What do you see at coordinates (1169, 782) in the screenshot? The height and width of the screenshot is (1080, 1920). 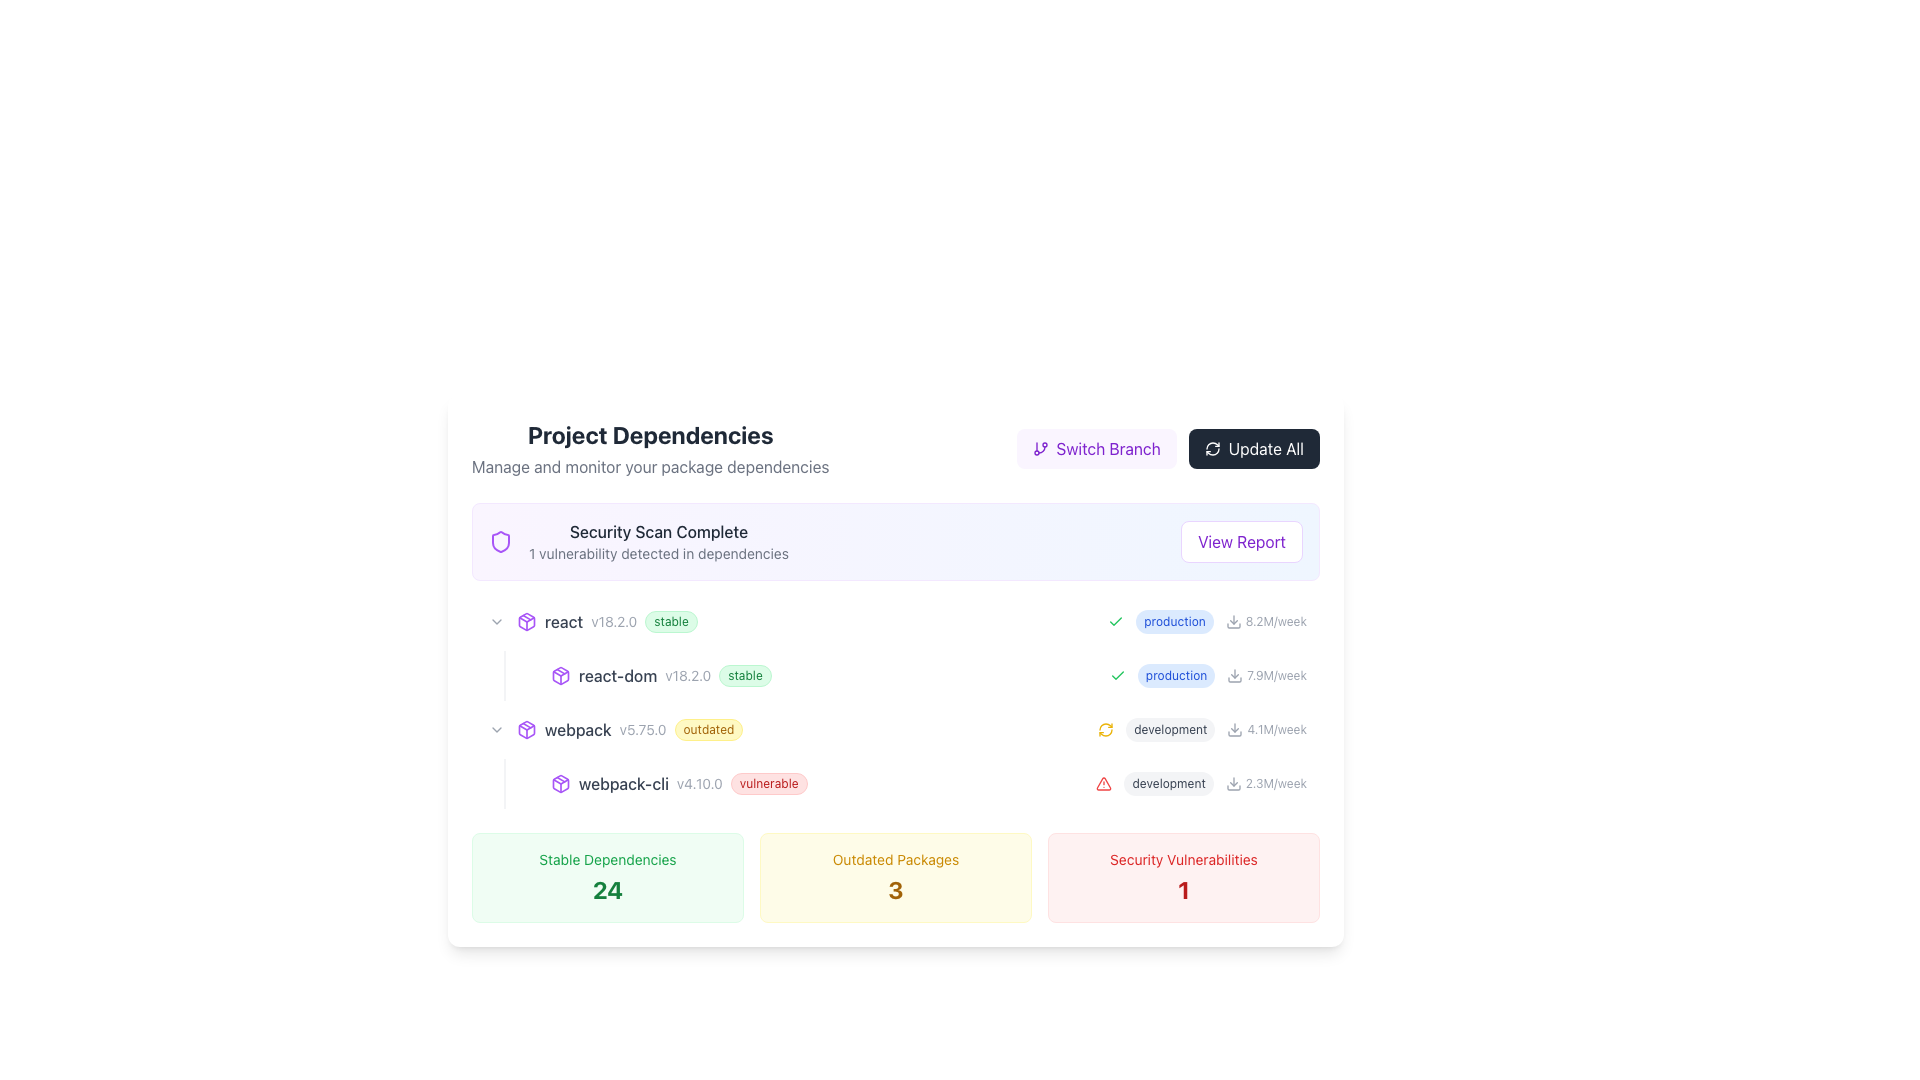 I see `text content of the non-interactive badge that indicates the 'development' environment, positioned between a red triangle alert icon and gray text displaying '2.3M/week'` at bounding box center [1169, 782].